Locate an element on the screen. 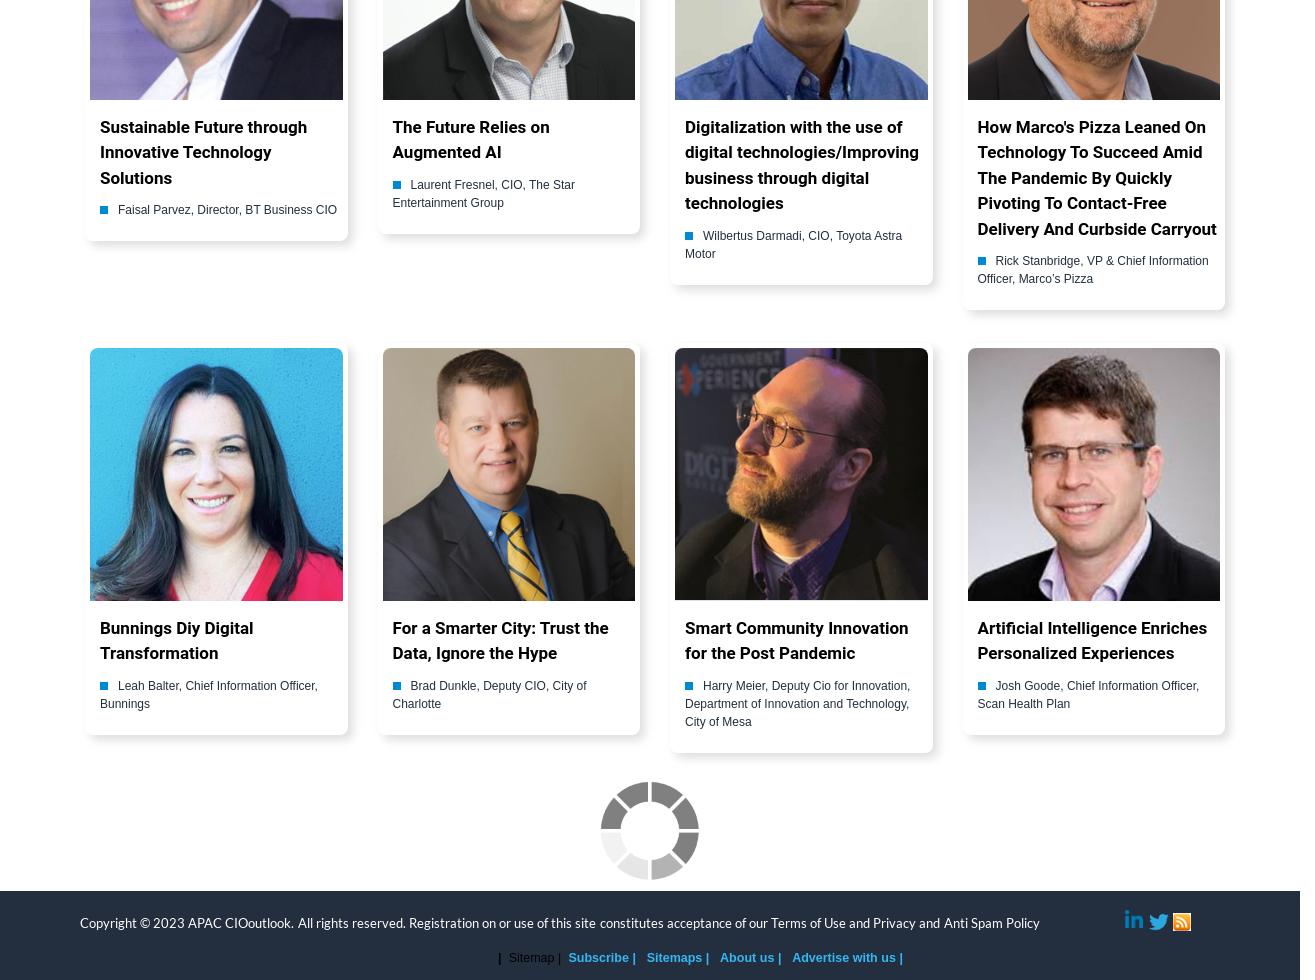 This screenshot has width=1315, height=980. 'Artificial Intelligence Enriches Personalized Experiences' is located at coordinates (1090, 640).